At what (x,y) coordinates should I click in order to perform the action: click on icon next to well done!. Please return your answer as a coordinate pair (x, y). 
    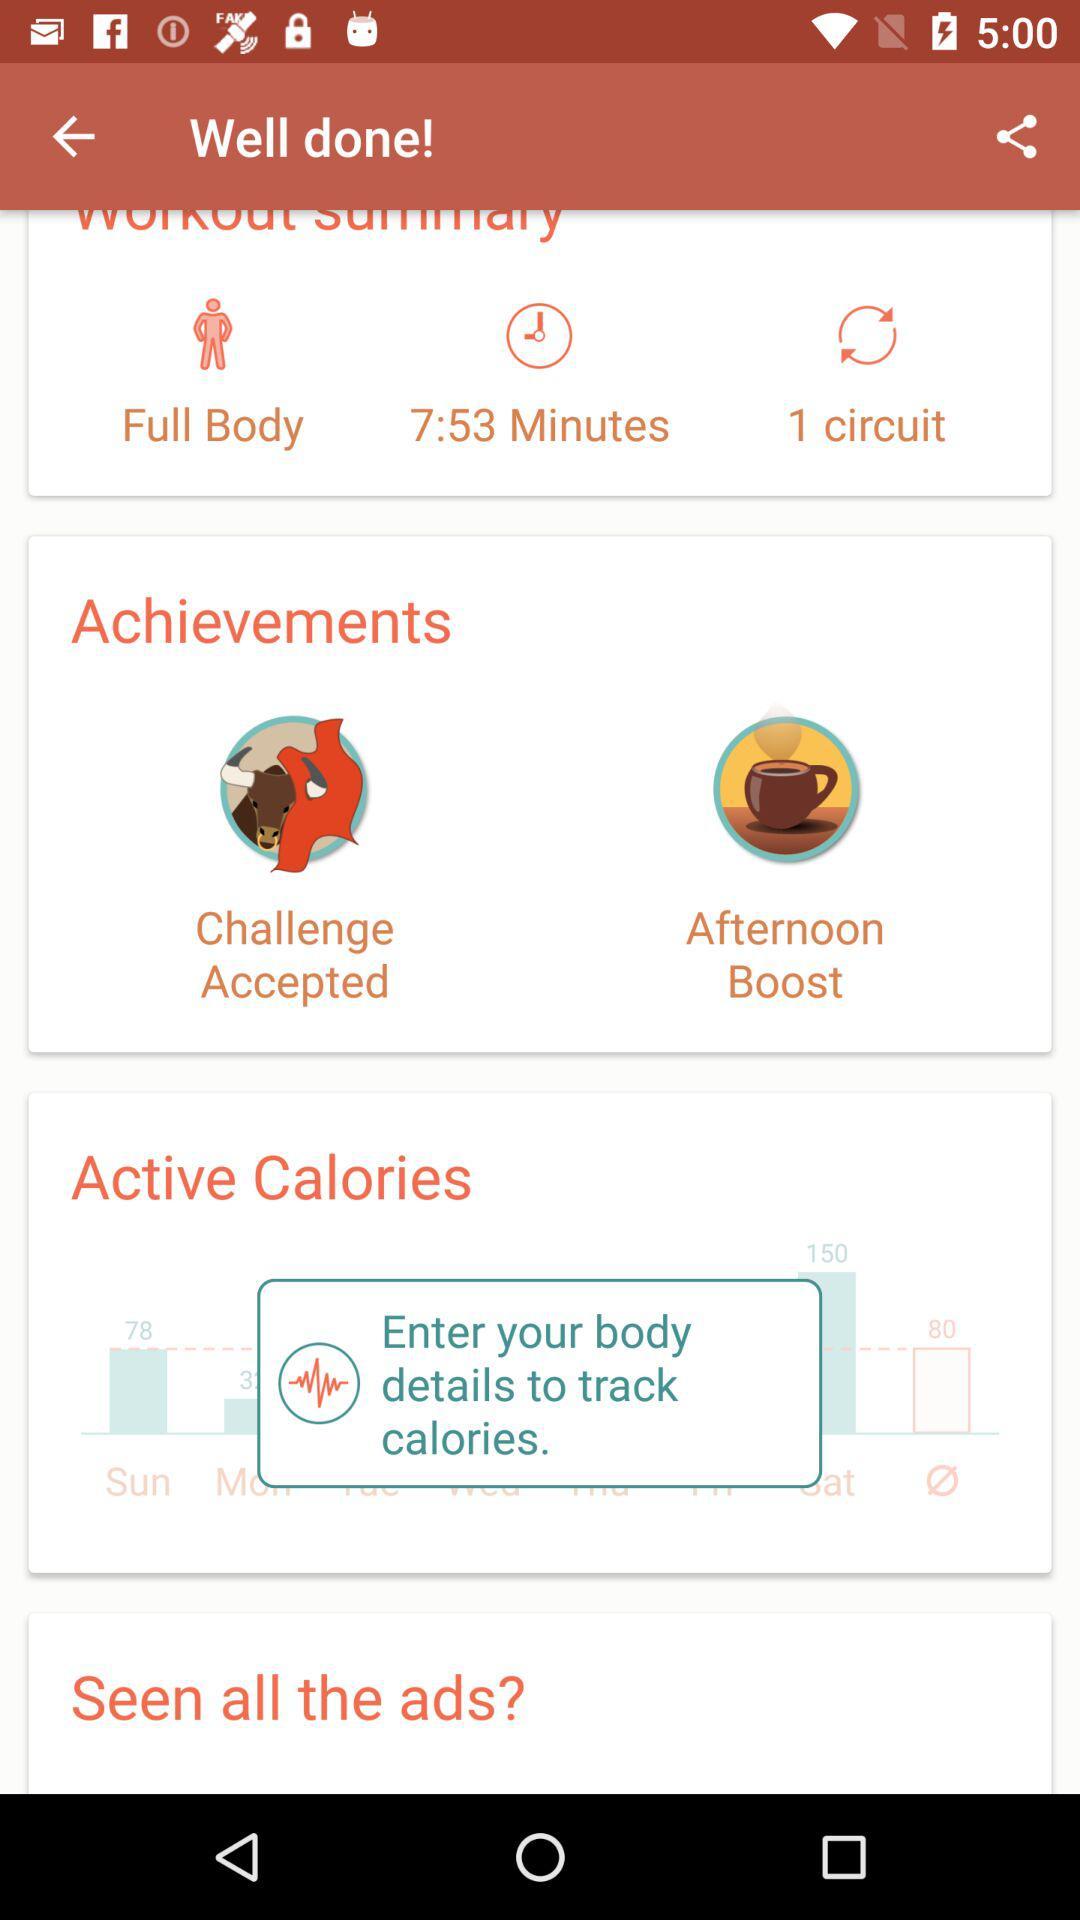
    Looking at the image, I should click on (72, 135).